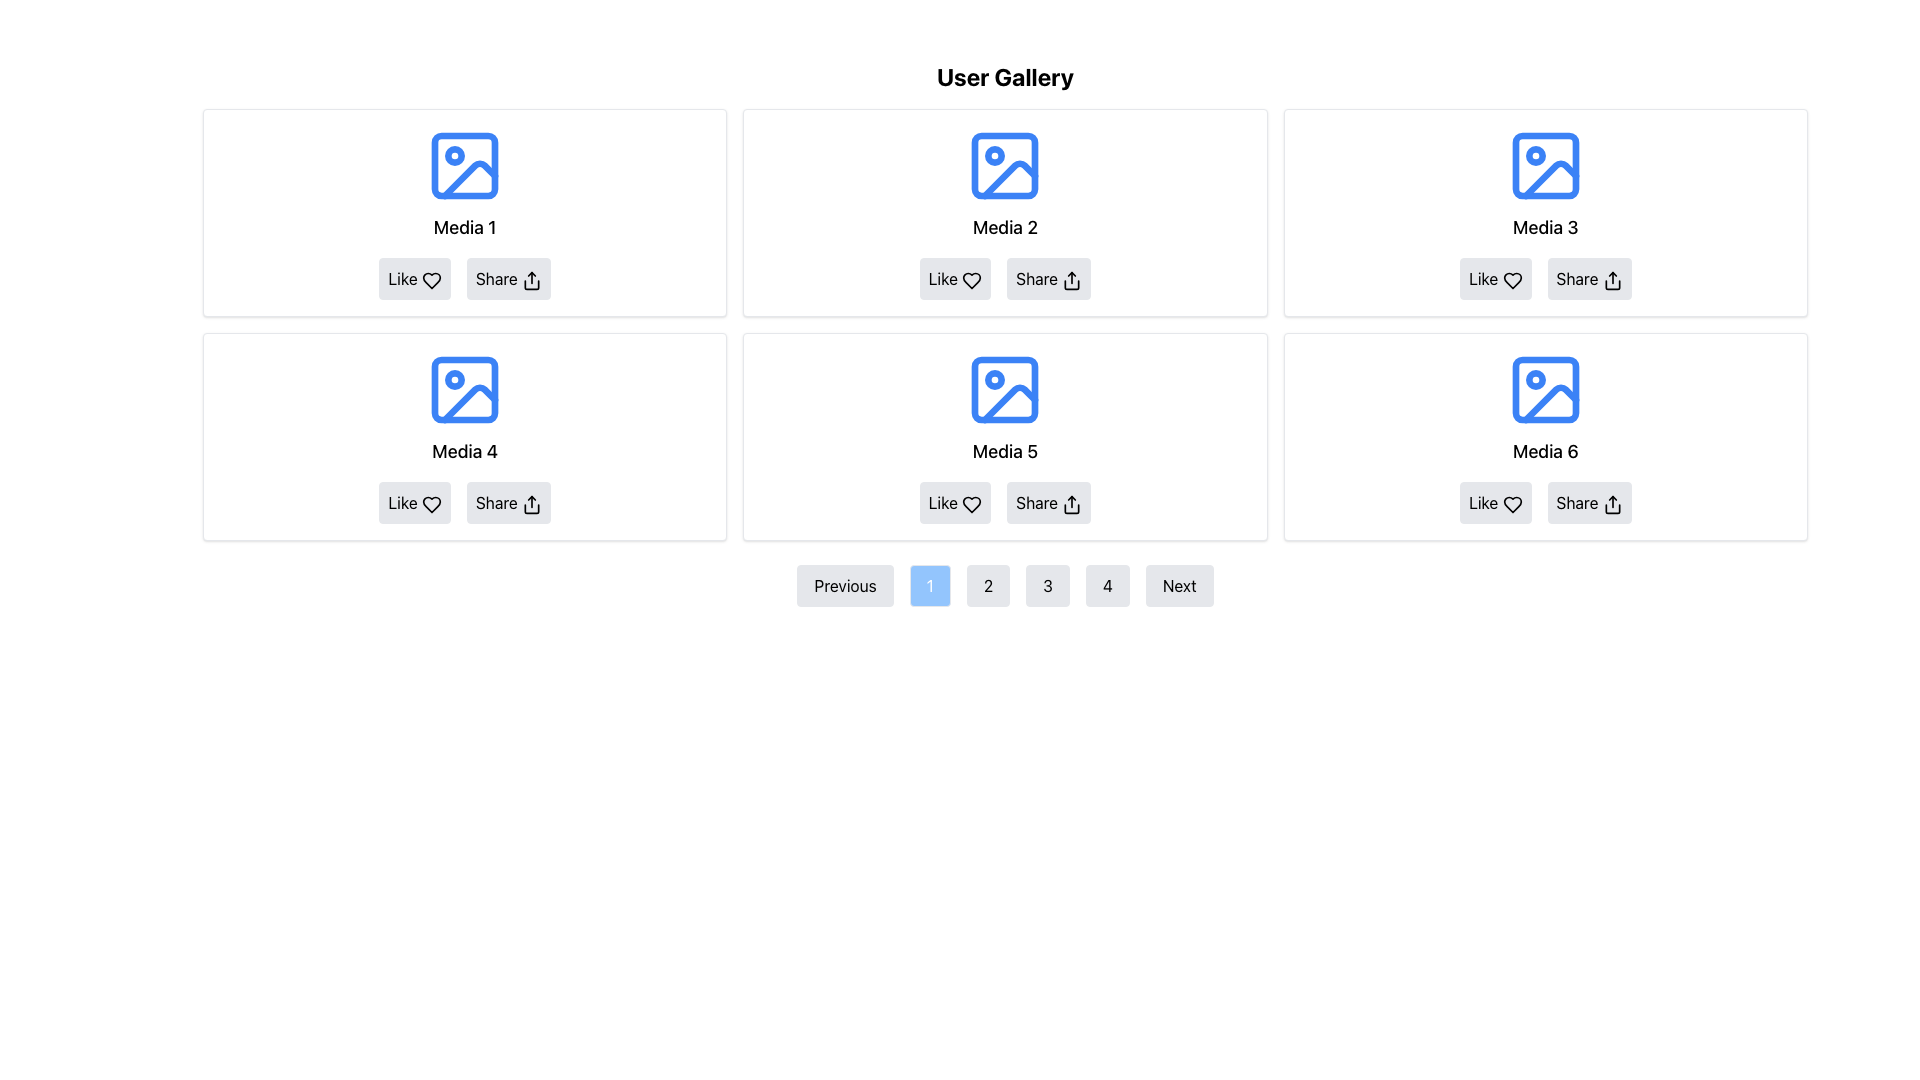 This screenshot has width=1920, height=1080. Describe the element at coordinates (1071, 503) in the screenshot. I see `the share icon located within the 'Share' button in the bottom-right corner of the 'Media 5' panel` at that location.